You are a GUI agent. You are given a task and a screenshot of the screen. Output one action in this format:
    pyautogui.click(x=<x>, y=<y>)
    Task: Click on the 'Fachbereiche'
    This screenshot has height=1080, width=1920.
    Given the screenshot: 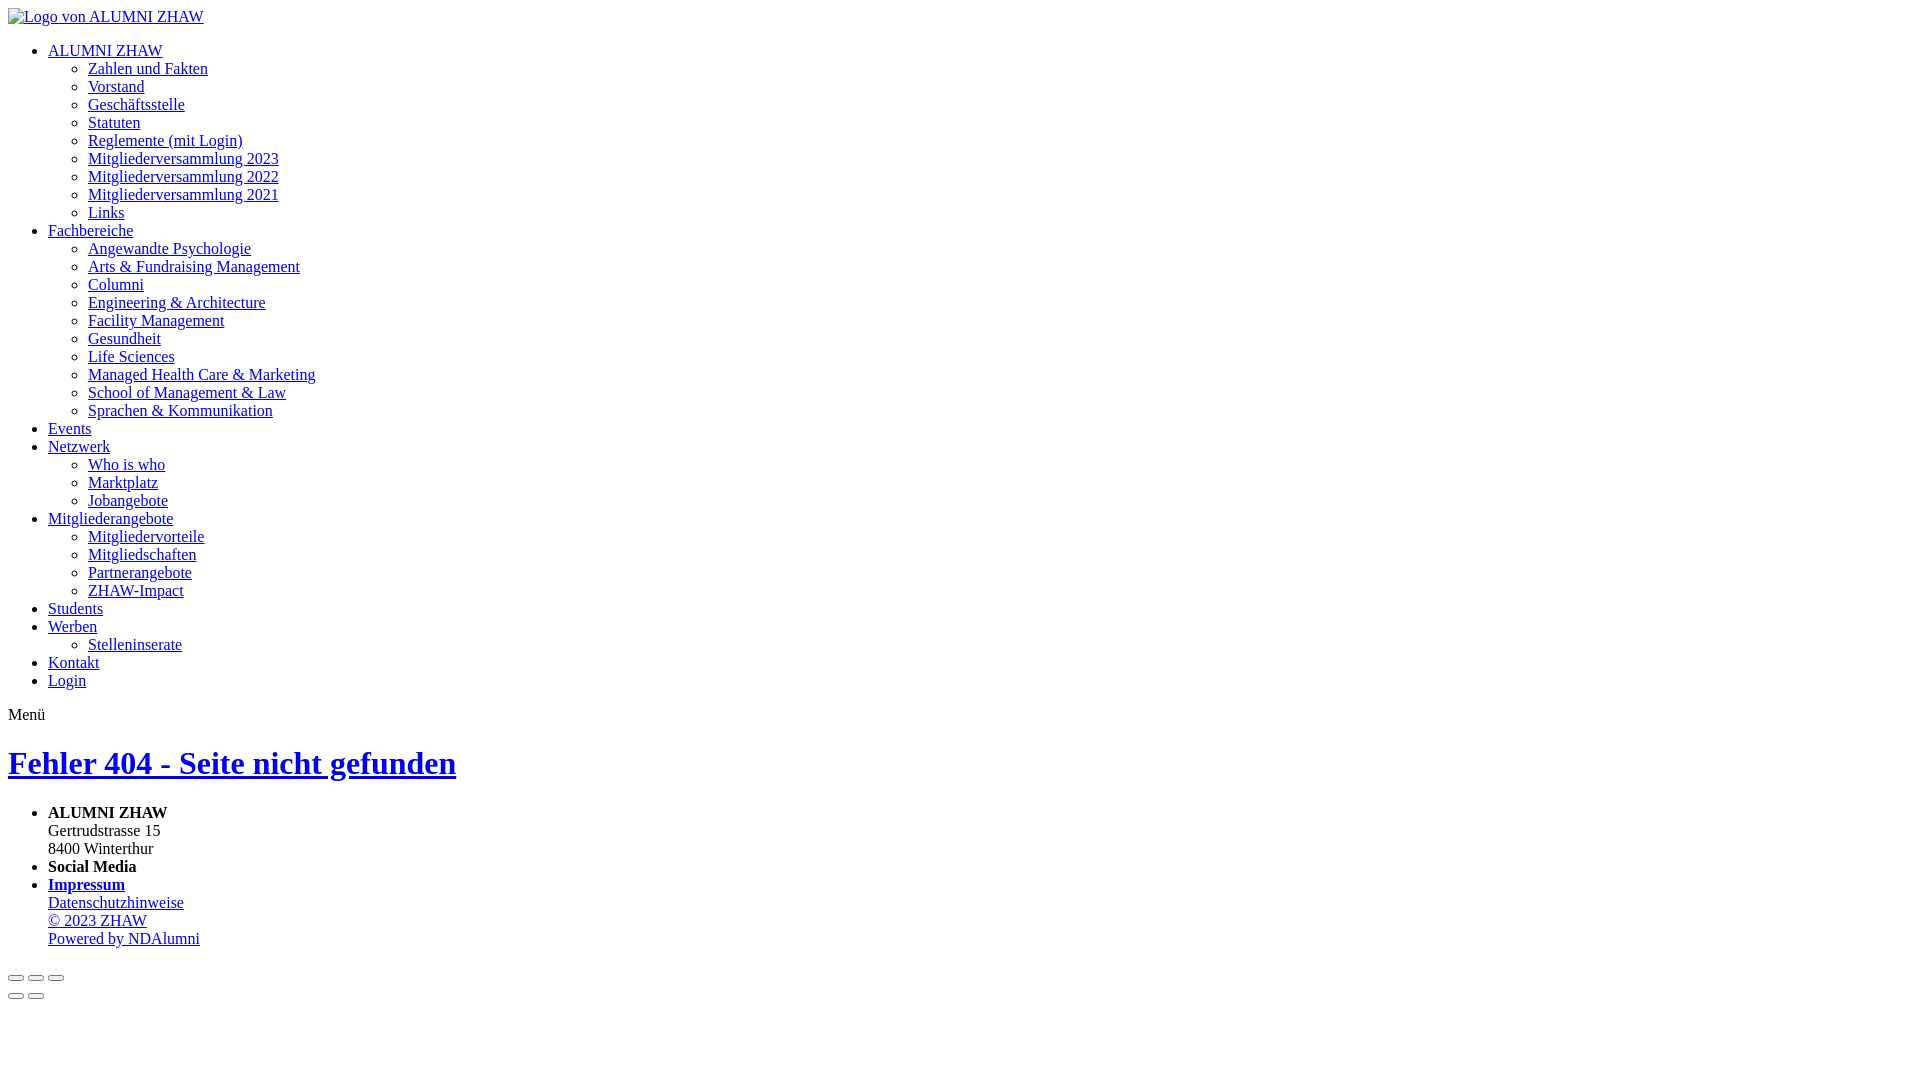 What is the action you would take?
    pyautogui.click(x=48, y=229)
    